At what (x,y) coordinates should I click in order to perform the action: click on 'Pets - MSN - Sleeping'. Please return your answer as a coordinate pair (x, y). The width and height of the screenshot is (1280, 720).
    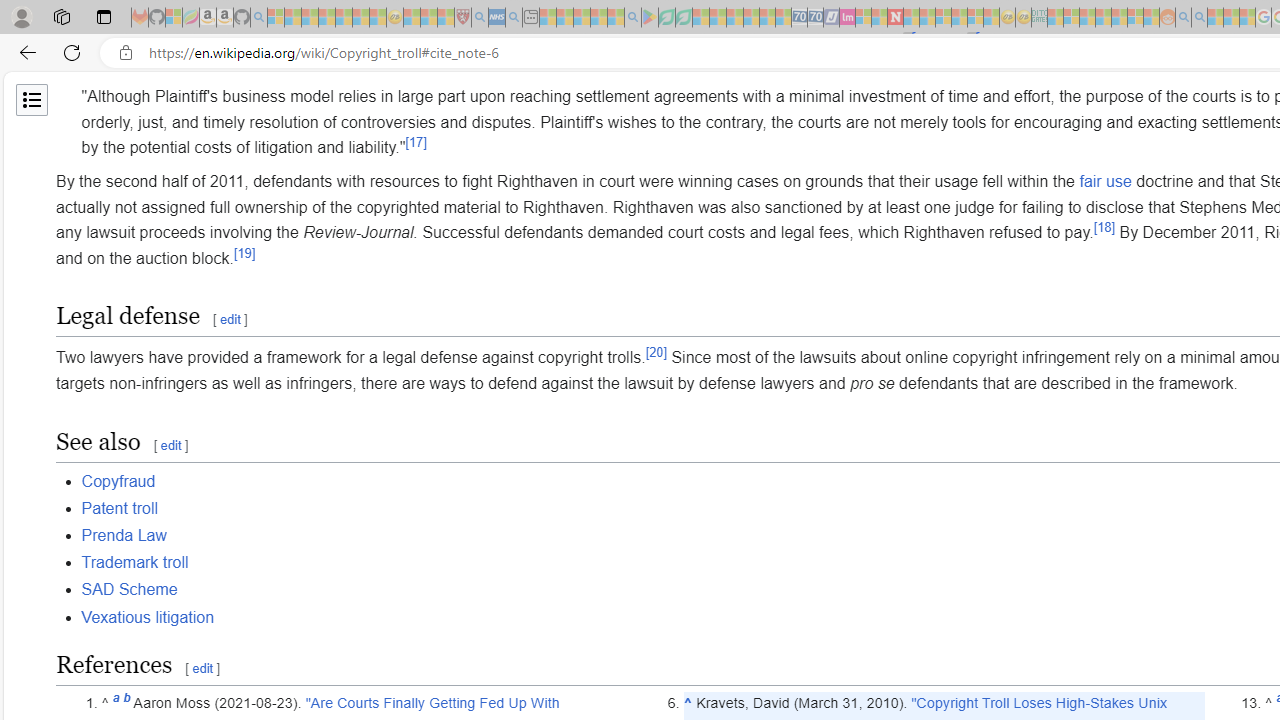
    Looking at the image, I should click on (598, 17).